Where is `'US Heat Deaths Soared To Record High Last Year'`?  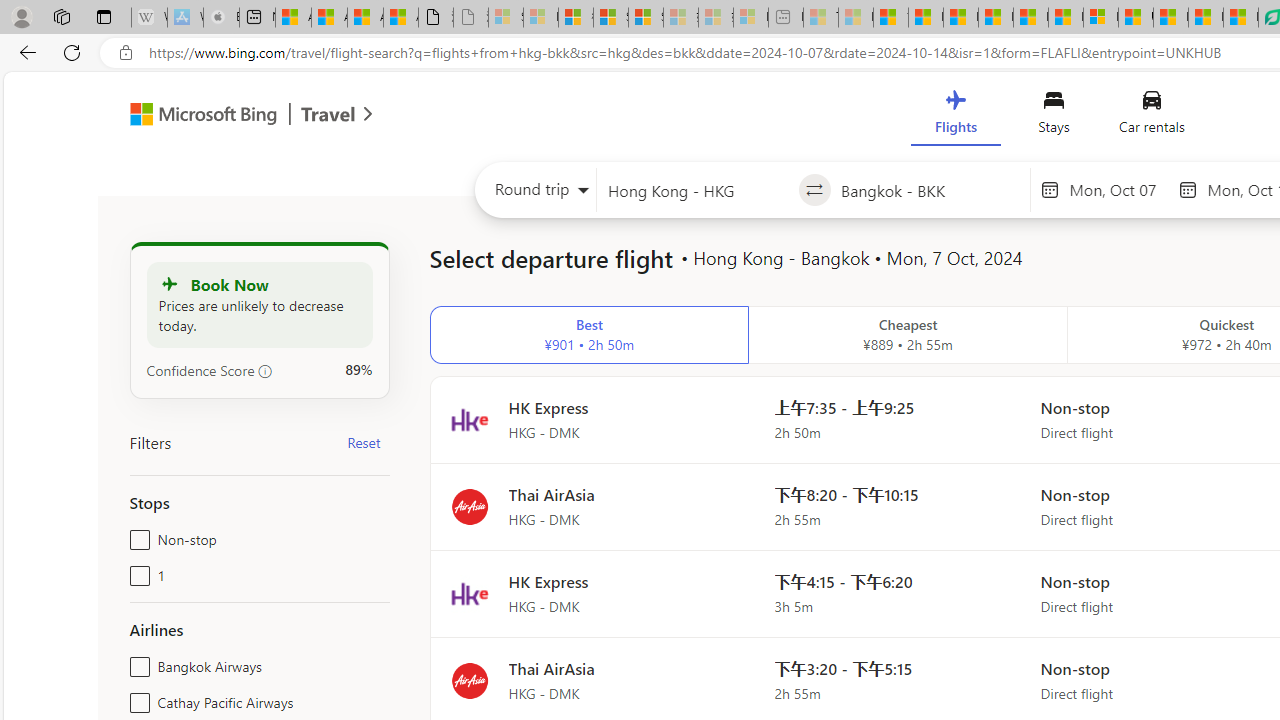
'US Heat Deaths Soared To Record High Last Year' is located at coordinates (1136, 17).